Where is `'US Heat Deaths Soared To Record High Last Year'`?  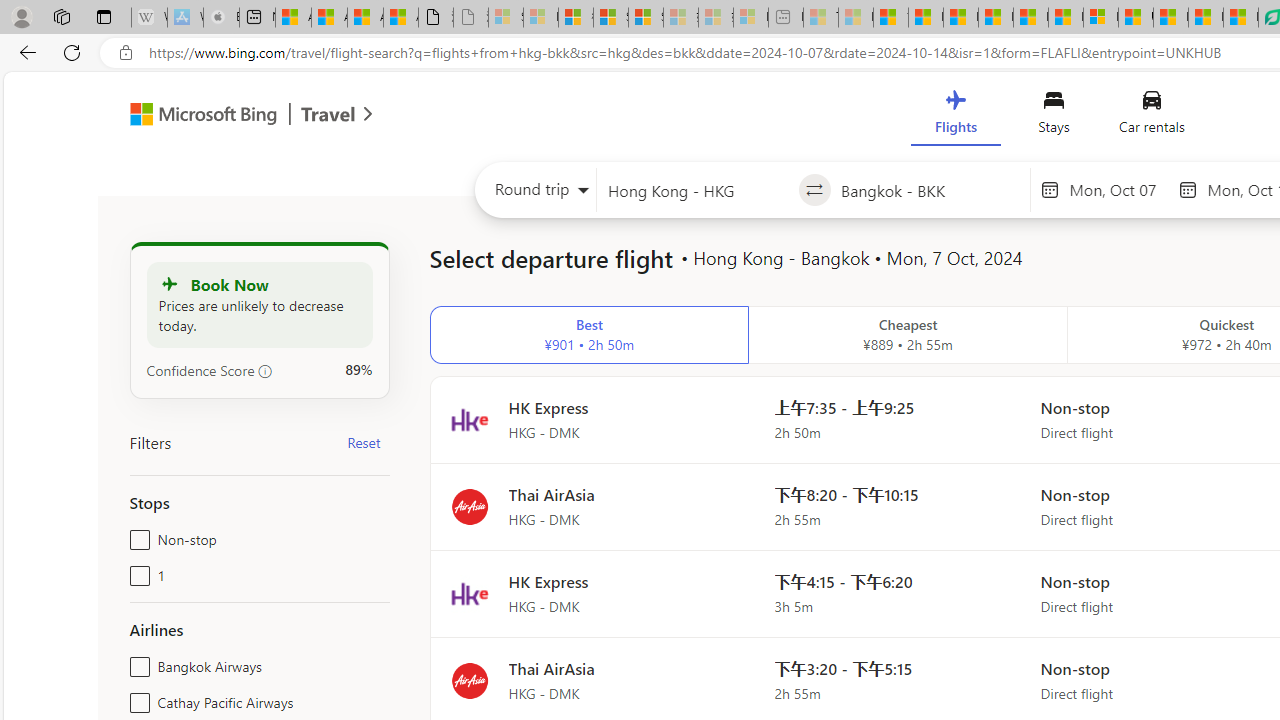
'US Heat Deaths Soared To Record High Last Year' is located at coordinates (1136, 17).